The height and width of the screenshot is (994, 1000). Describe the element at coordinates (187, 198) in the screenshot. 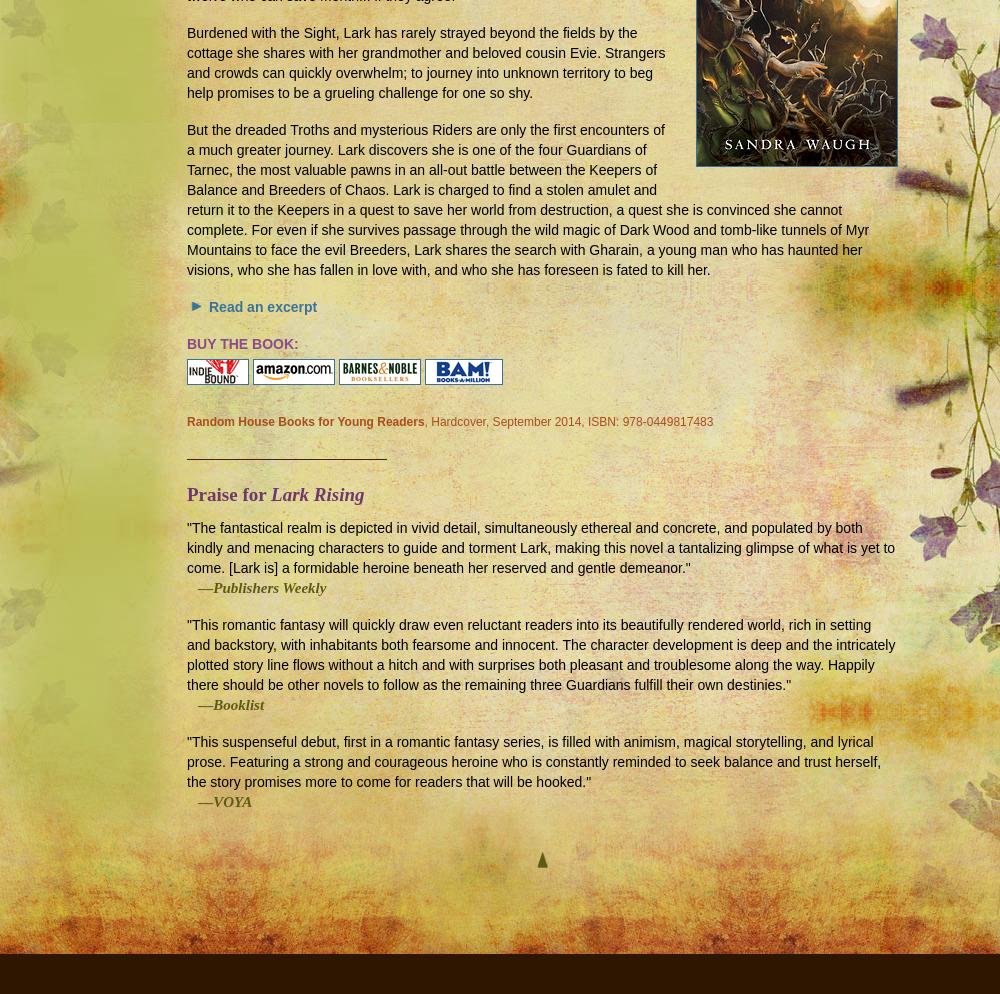

I see `'But the dreaded Troths and mysterious Riders are only the first encounters of a much greater journey. Lark discovers she is one of the four Guardians of Tarnec, the most valuable pawns in an all-out battle between the Keepers of Balance and Breeders of Chaos. Lark is charged to find a stolen amulet and return it to the Keepers in a quest to save her world from destruction, a quest she is convinced she cannot complete. For even if she survives passage through the wild magic of Dark Wood and tomb-like tunnels of Myr Mountains to face the evil Breeders, Lark shares the search with Gharain, a young man who has haunted her visions, who she has fallen in love with, and who she has foreseen is fated to kill her.'` at that location.